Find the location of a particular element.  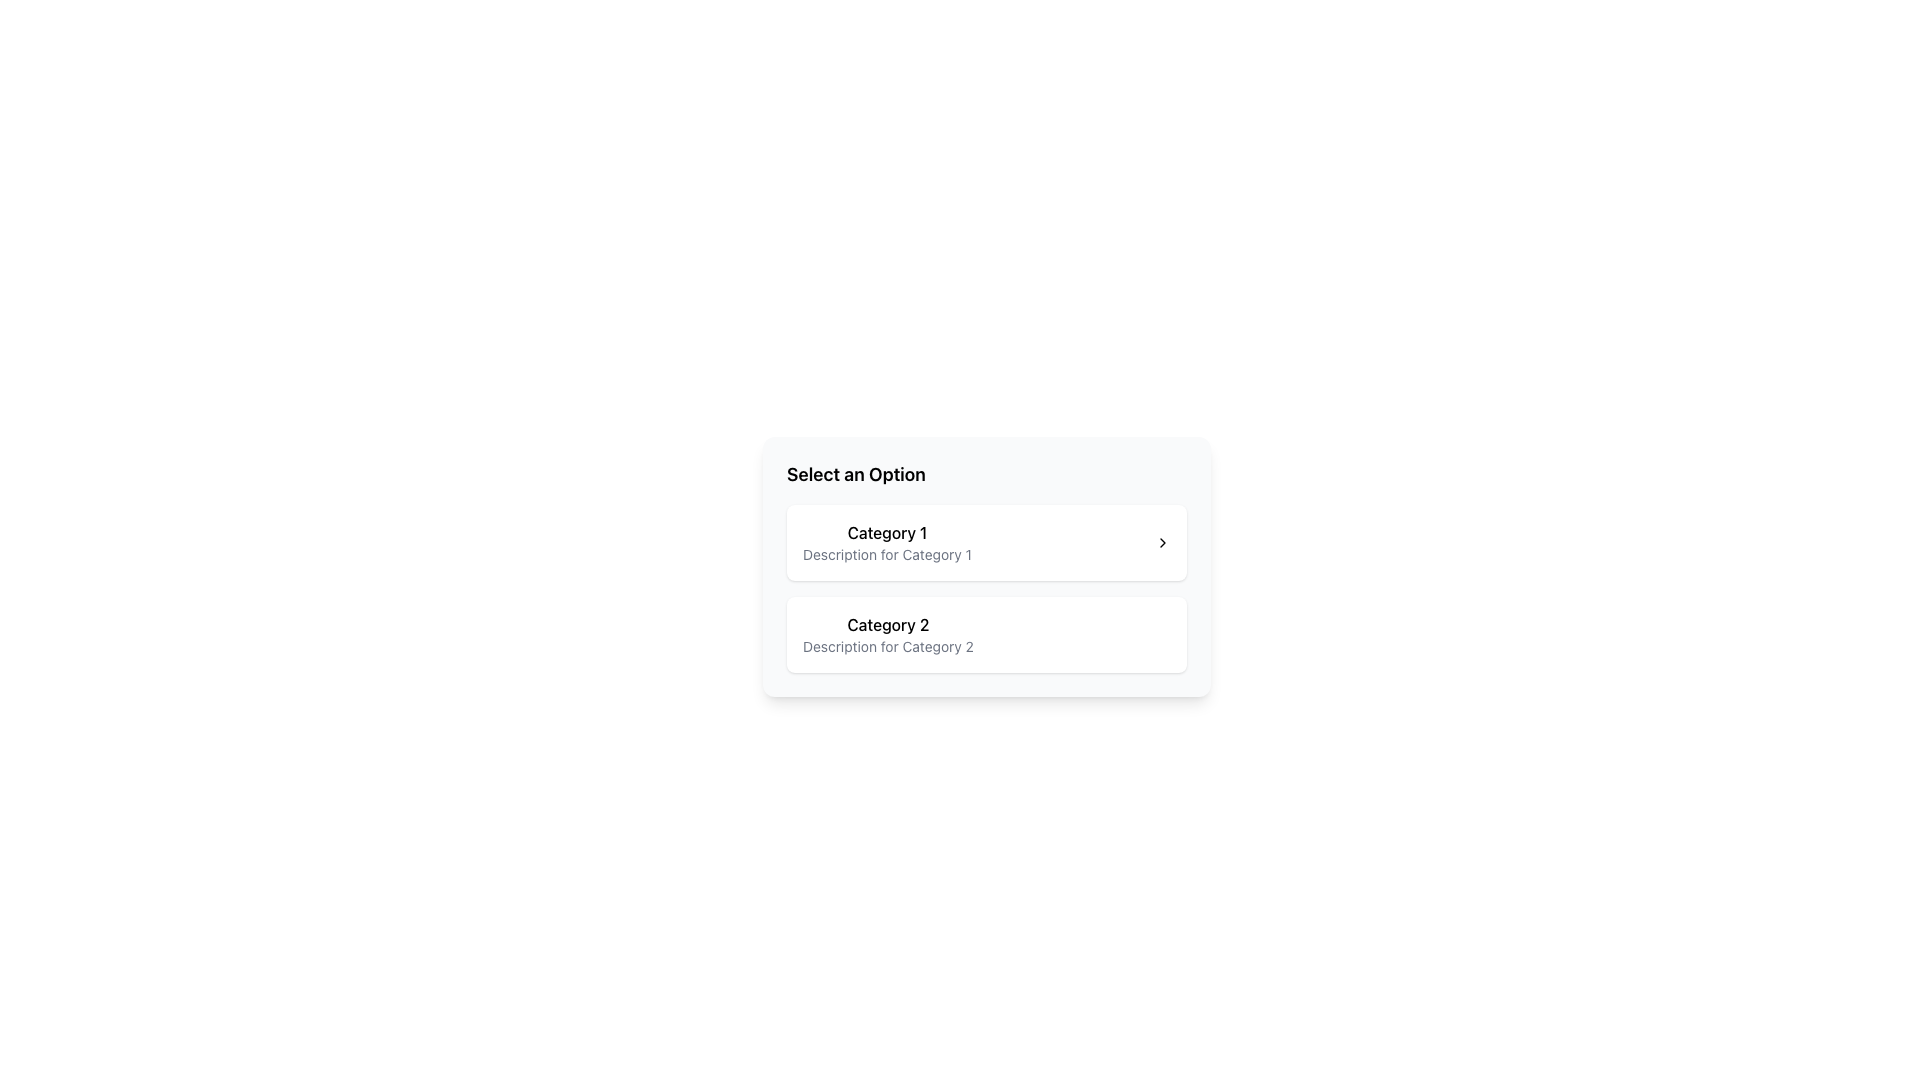

the first clickable list item in the menu that corresponds to 'Category 1' is located at coordinates (987, 543).